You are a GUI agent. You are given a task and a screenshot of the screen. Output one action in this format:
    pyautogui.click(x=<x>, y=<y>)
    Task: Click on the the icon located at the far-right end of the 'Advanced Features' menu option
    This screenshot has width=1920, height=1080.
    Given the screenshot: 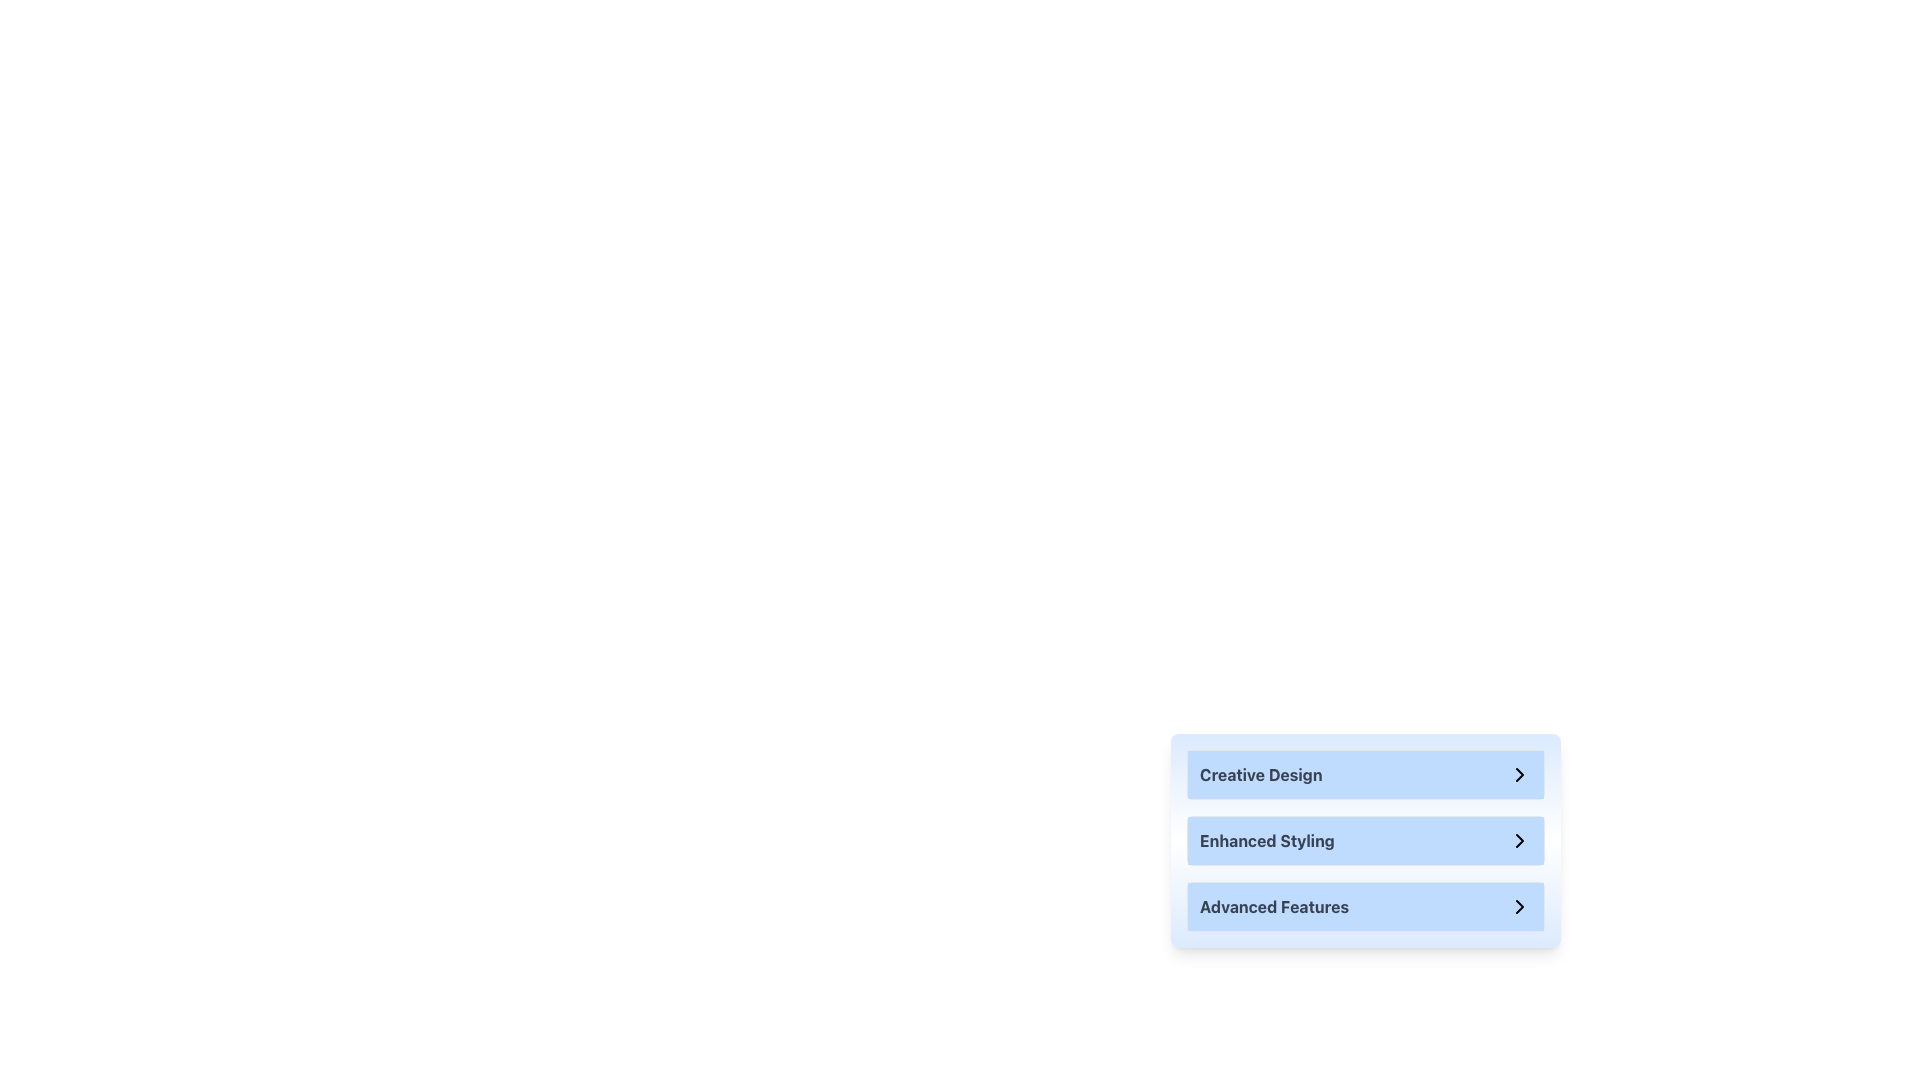 What is the action you would take?
    pyautogui.click(x=1520, y=906)
    